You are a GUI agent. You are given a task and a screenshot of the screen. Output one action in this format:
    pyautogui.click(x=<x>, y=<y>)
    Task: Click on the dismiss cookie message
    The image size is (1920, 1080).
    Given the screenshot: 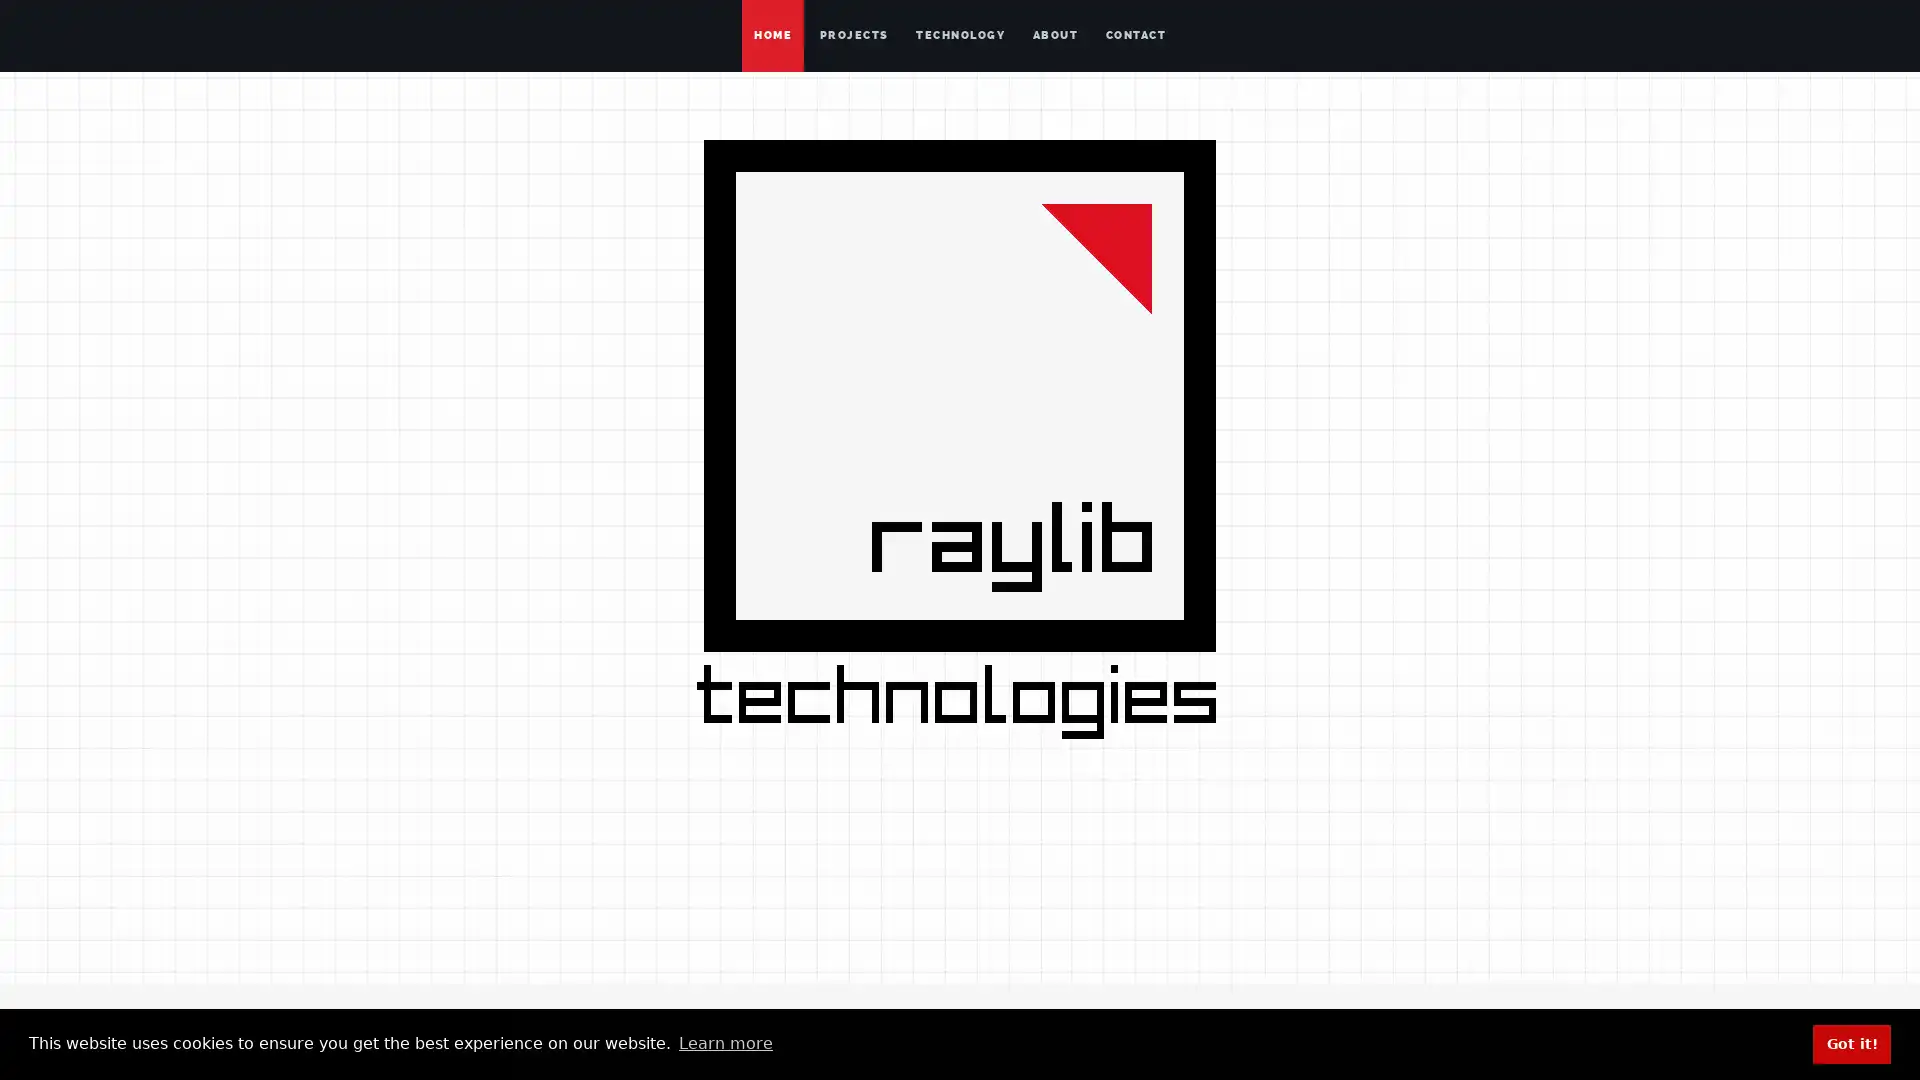 What is the action you would take?
    pyautogui.click(x=1851, y=1043)
    